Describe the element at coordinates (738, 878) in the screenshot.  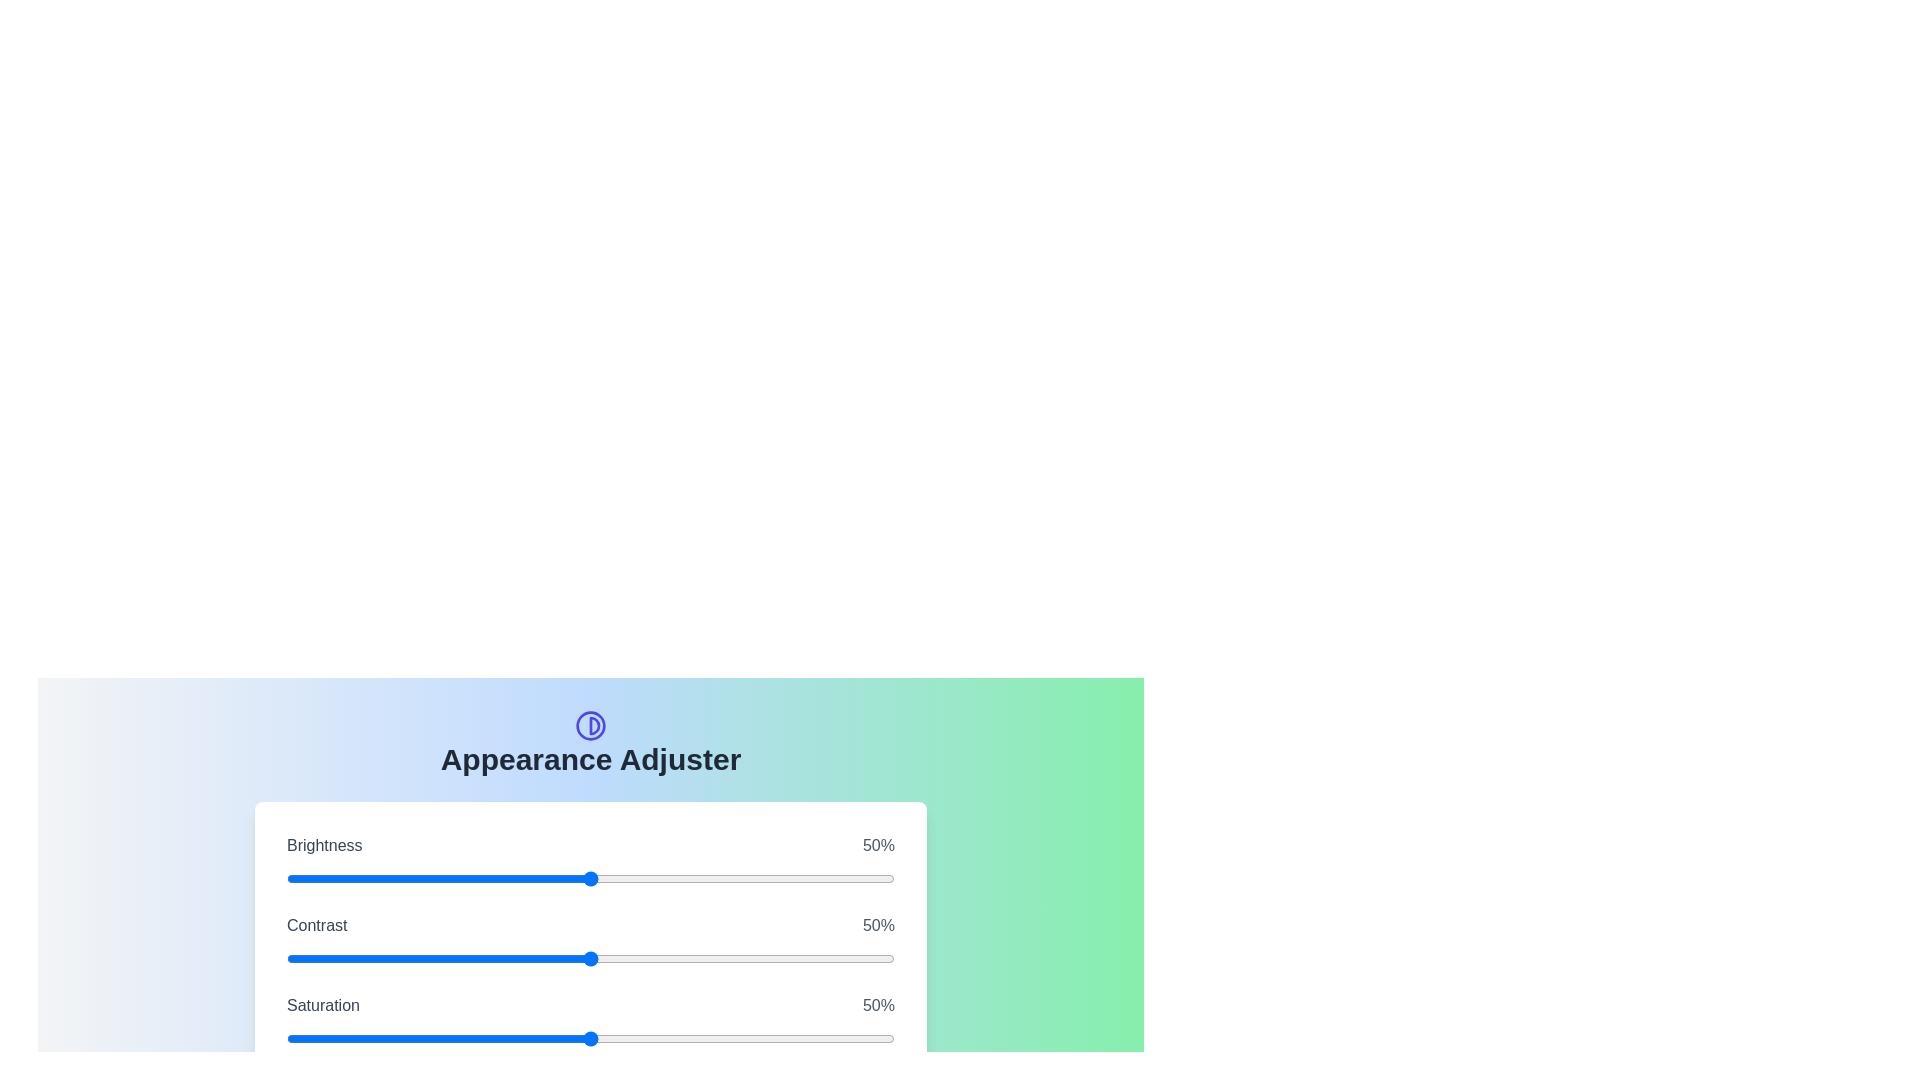
I see `the 0 slider to 49%` at that location.